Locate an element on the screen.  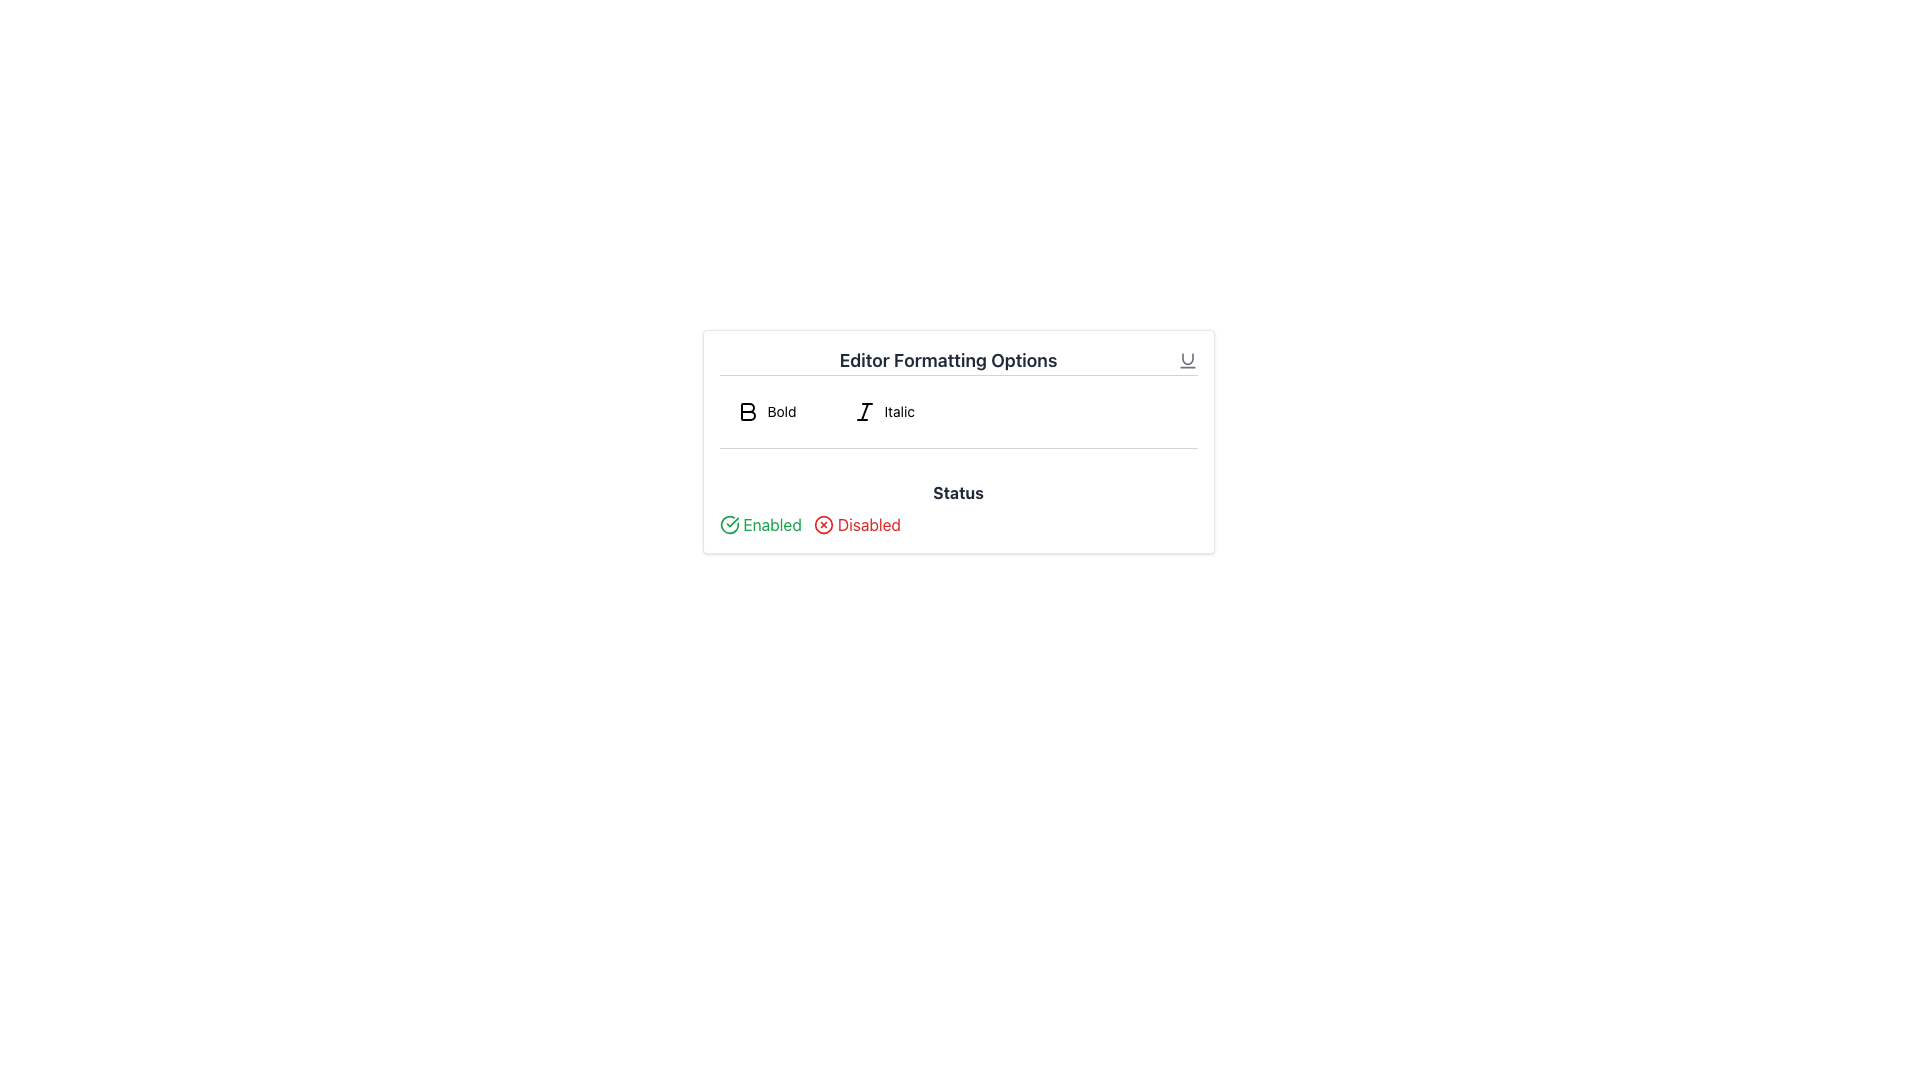
the icon that represents a disabled status, located in the 'Status' row next to the 'Disabled' label is located at coordinates (823, 523).